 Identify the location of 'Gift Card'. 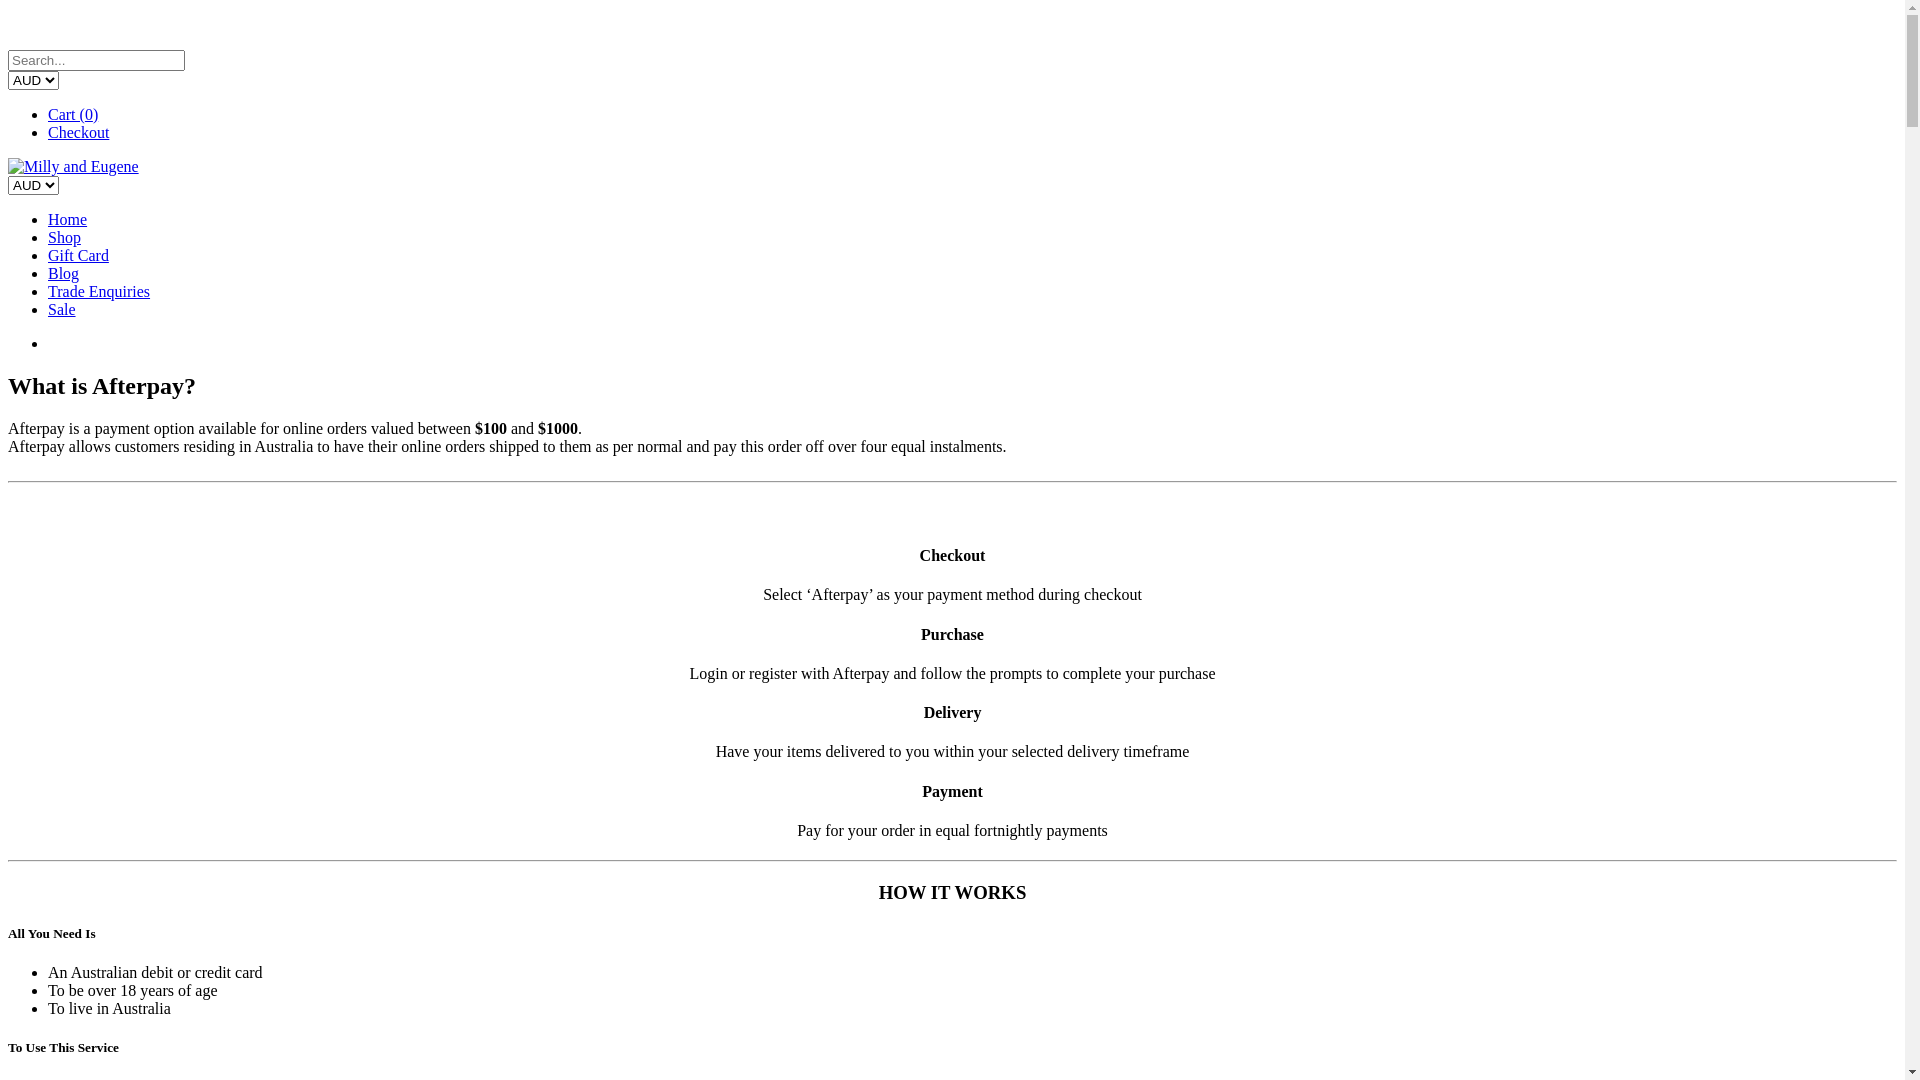
(78, 254).